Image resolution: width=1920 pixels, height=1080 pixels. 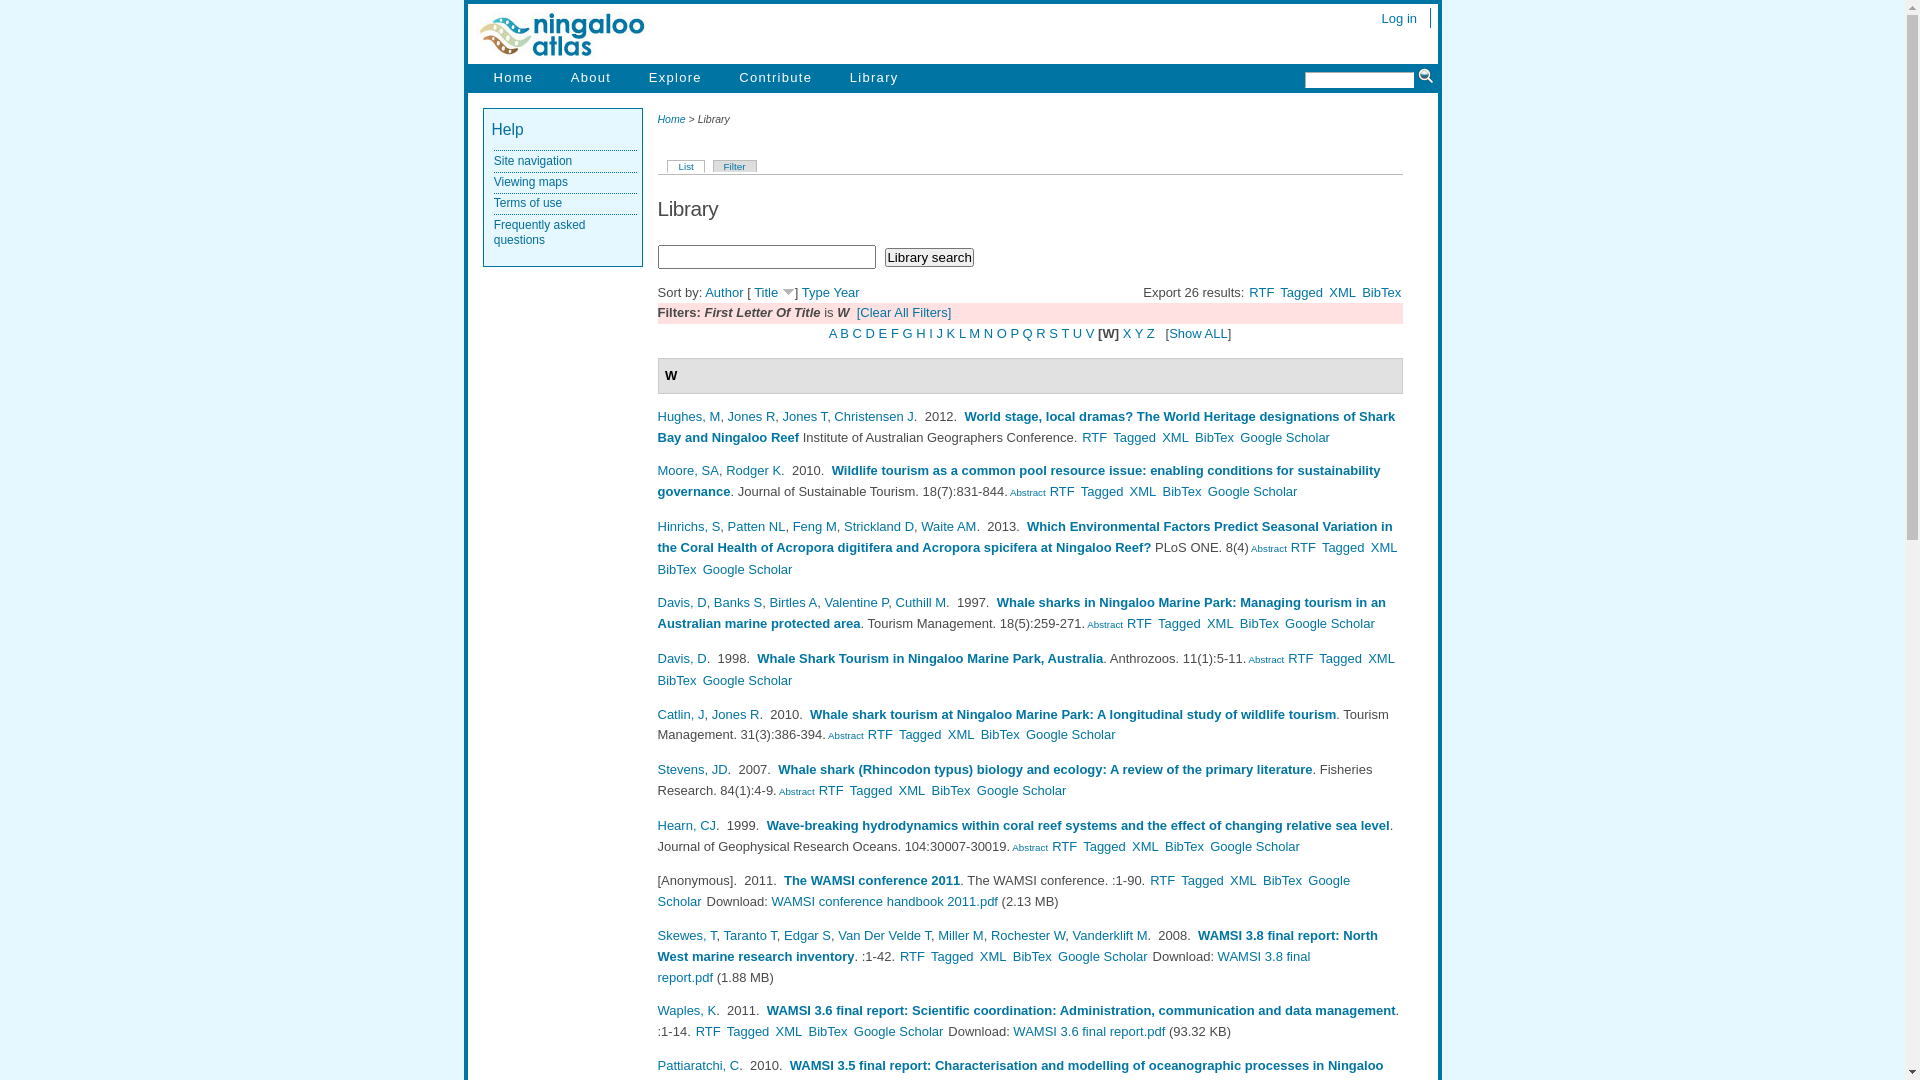 What do you see at coordinates (915, 332) in the screenshot?
I see `'H'` at bounding box center [915, 332].